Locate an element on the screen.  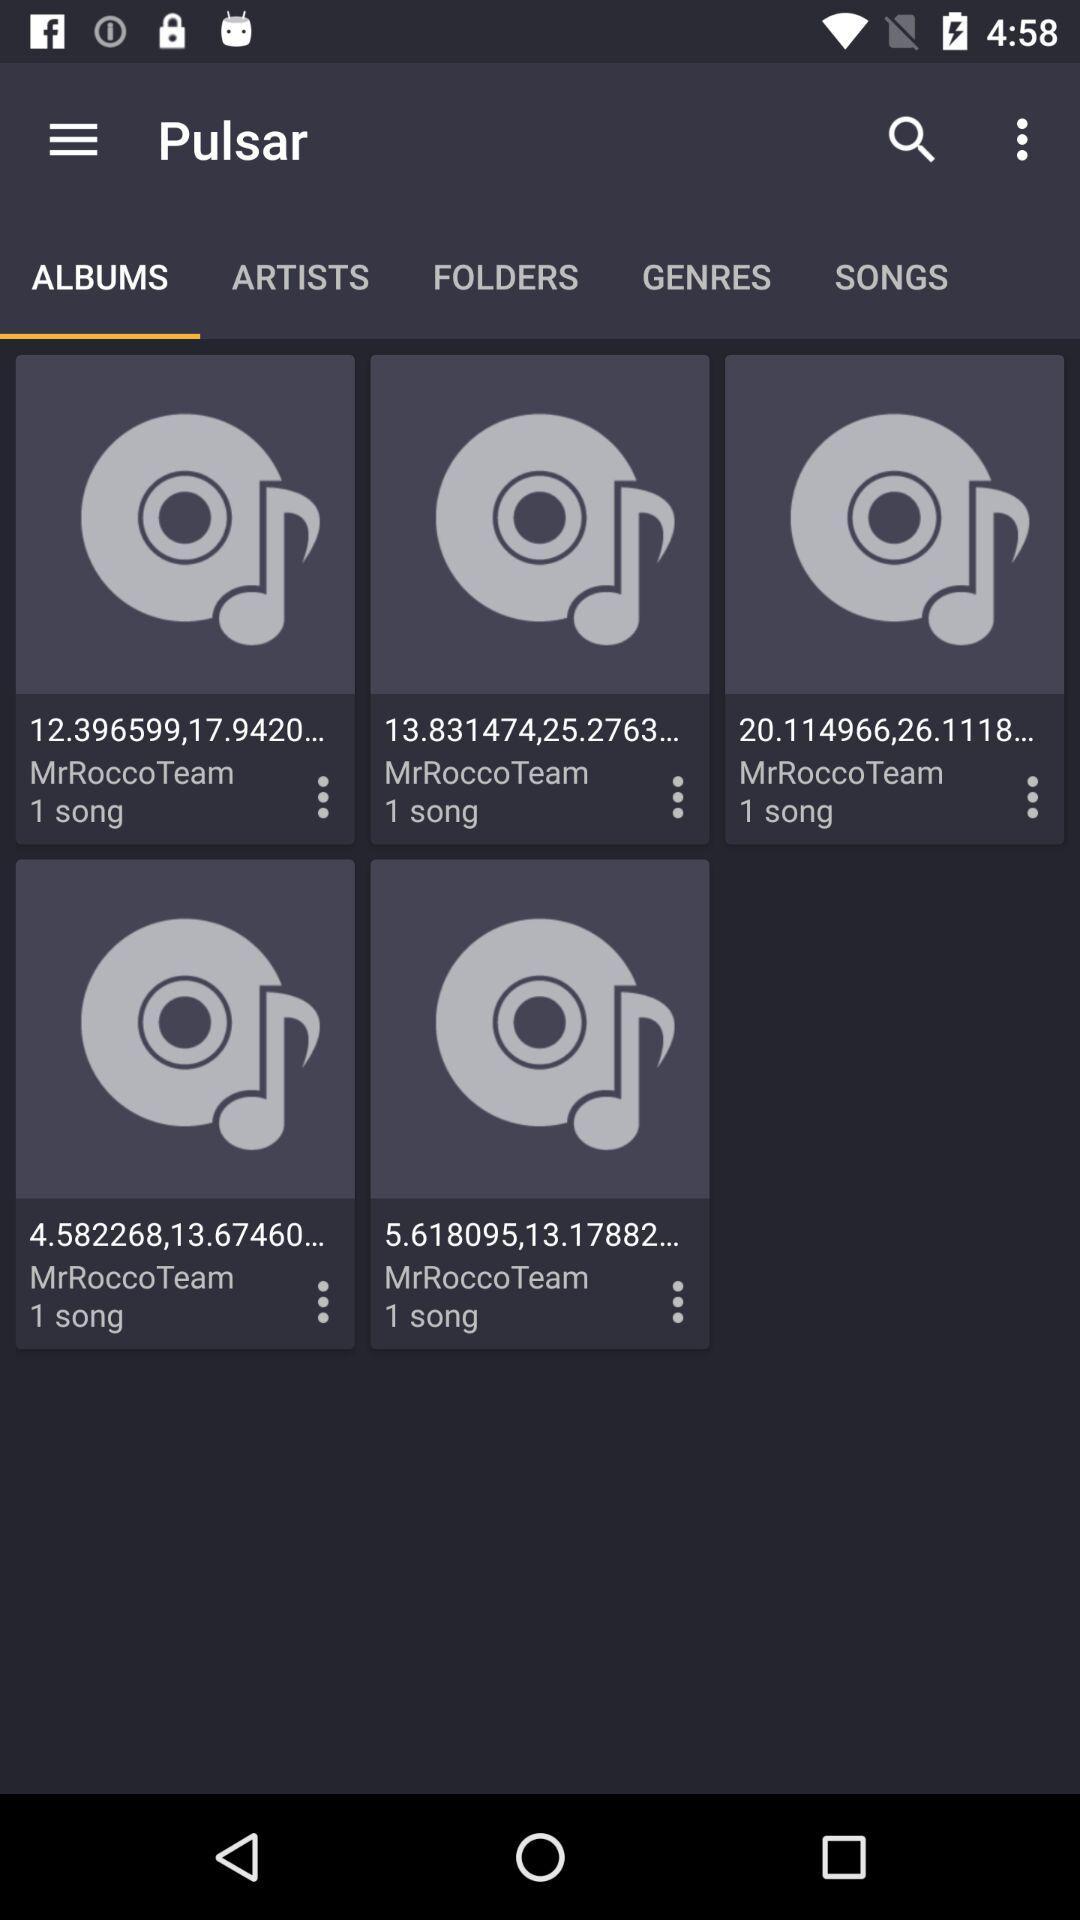
the icon above the albums item is located at coordinates (72, 138).